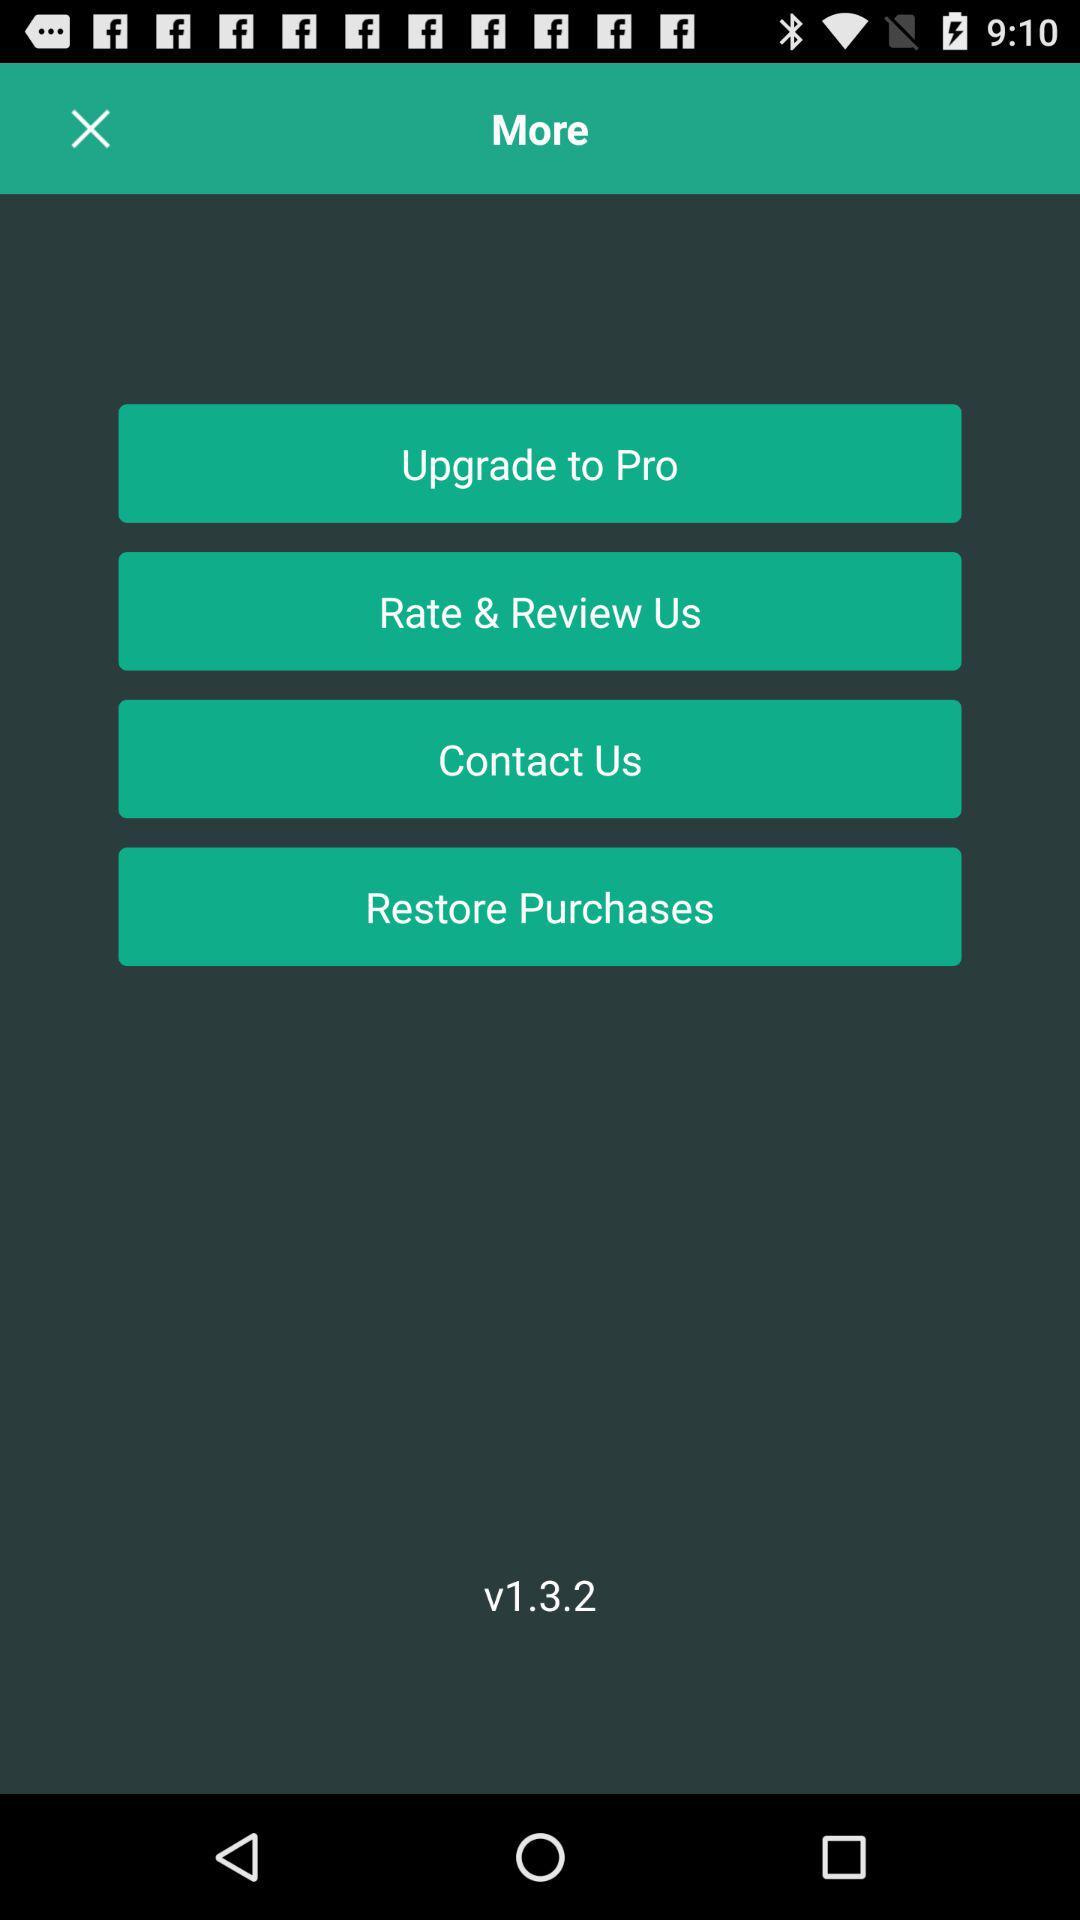 The height and width of the screenshot is (1920, 1080). I want to click on button above restore purchases, so click(540, 757).